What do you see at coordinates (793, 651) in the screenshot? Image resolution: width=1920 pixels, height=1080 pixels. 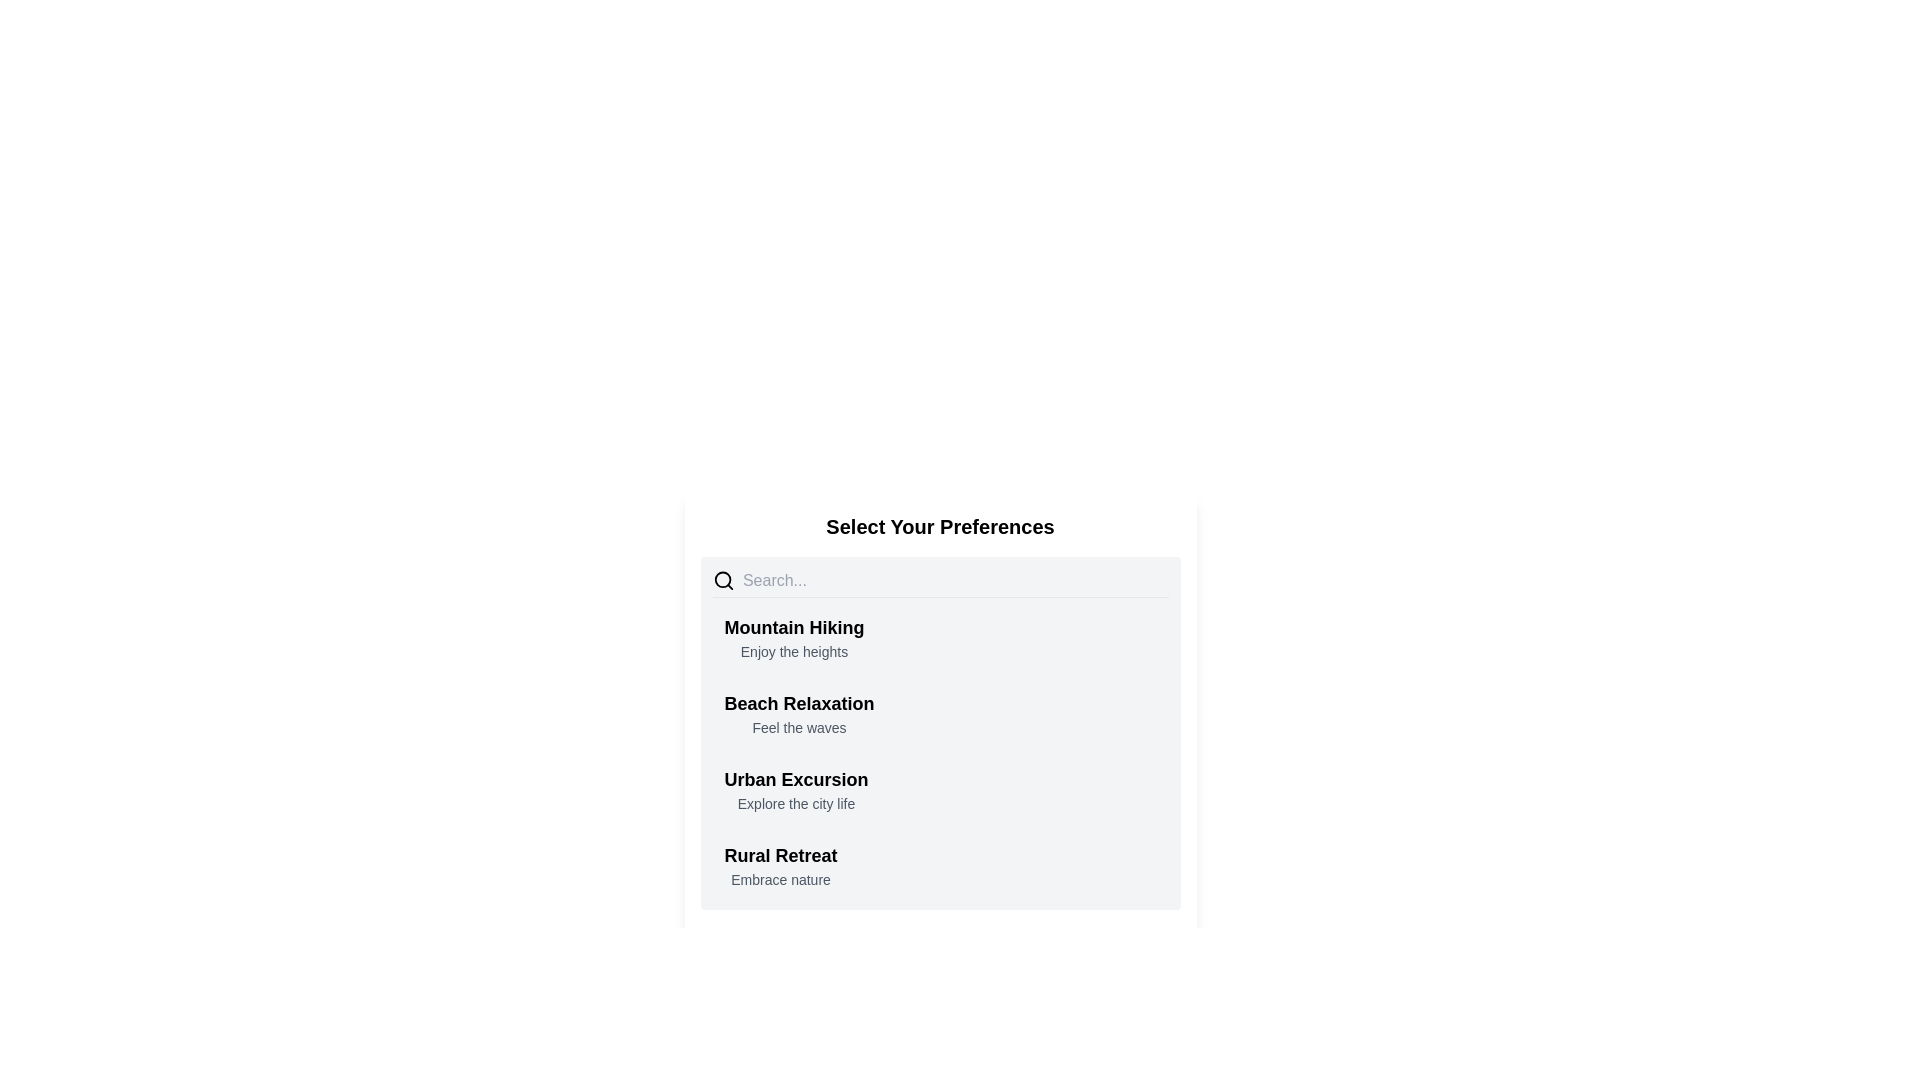 I see `the text providing additional information supporting the 'Mountain Hiking' option, positioned immediately below the 'Mountain Hiking' header` at bounding box center [793, 651].